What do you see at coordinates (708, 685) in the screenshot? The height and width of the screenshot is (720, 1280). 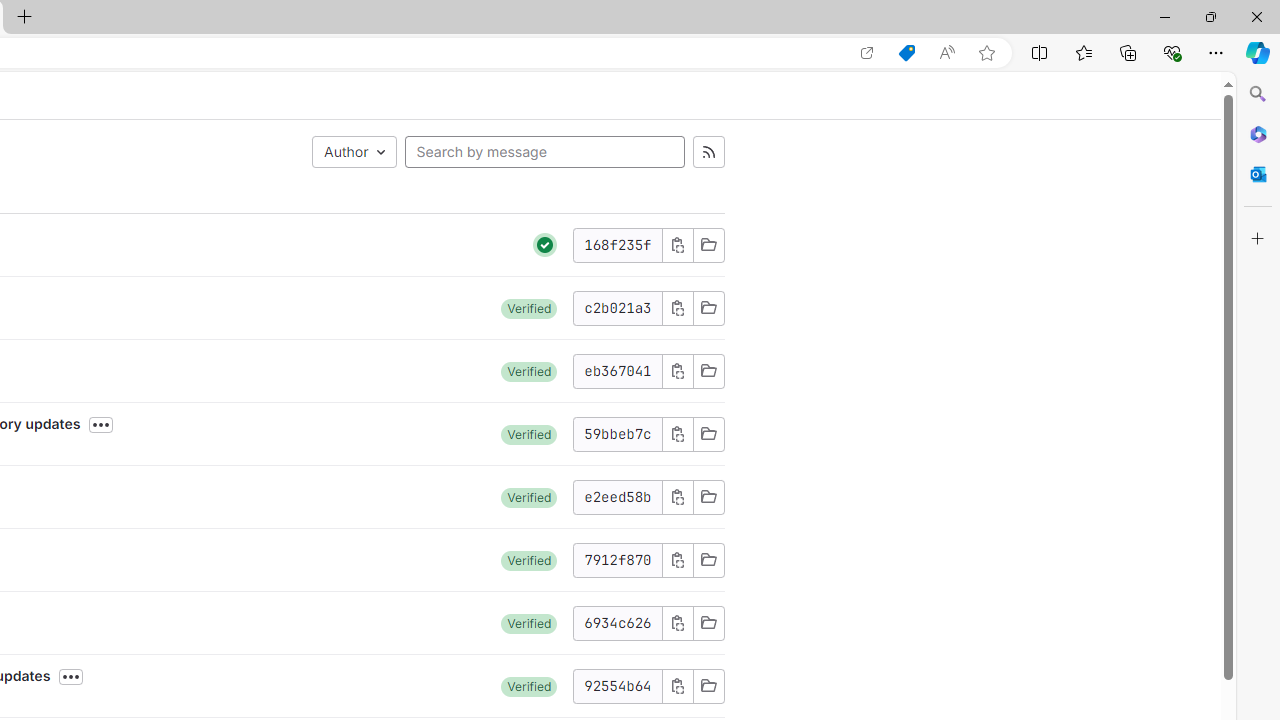 I see `'Class: s16'` at bounding box center [708, 685].